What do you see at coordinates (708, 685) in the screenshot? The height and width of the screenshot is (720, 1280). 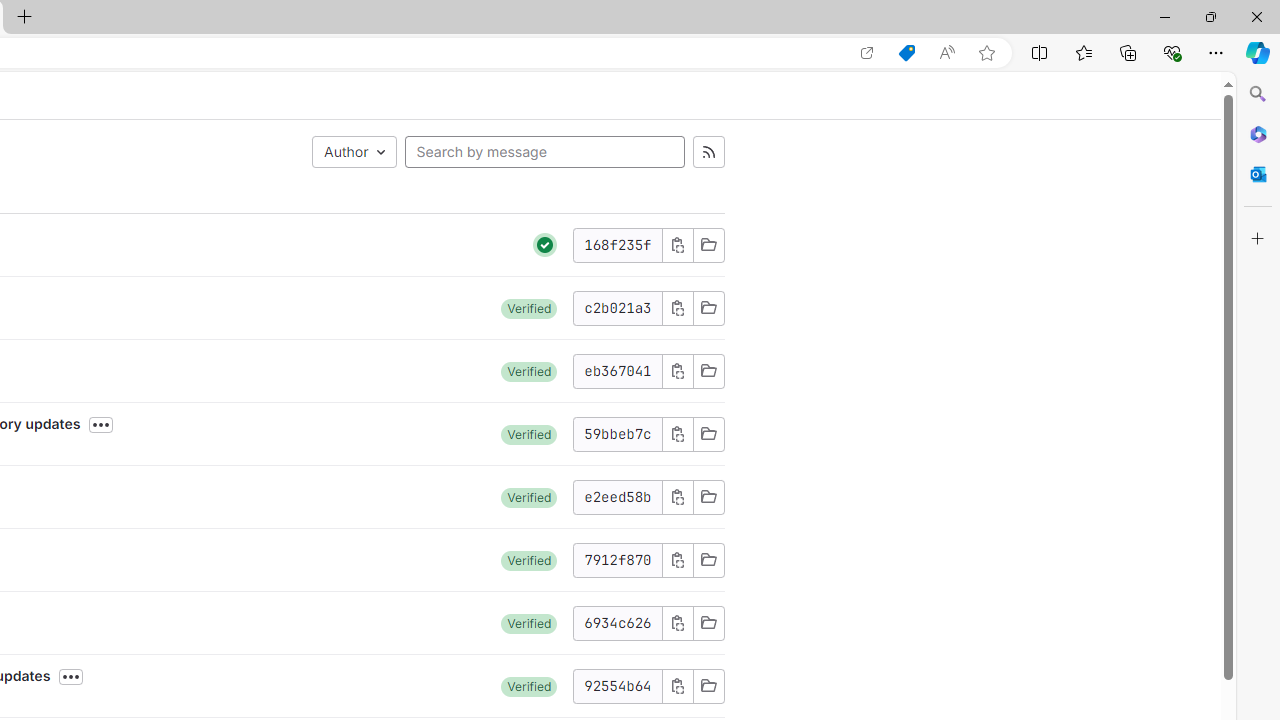 I see `'Class: s16'` at bounding box center [708, 685].